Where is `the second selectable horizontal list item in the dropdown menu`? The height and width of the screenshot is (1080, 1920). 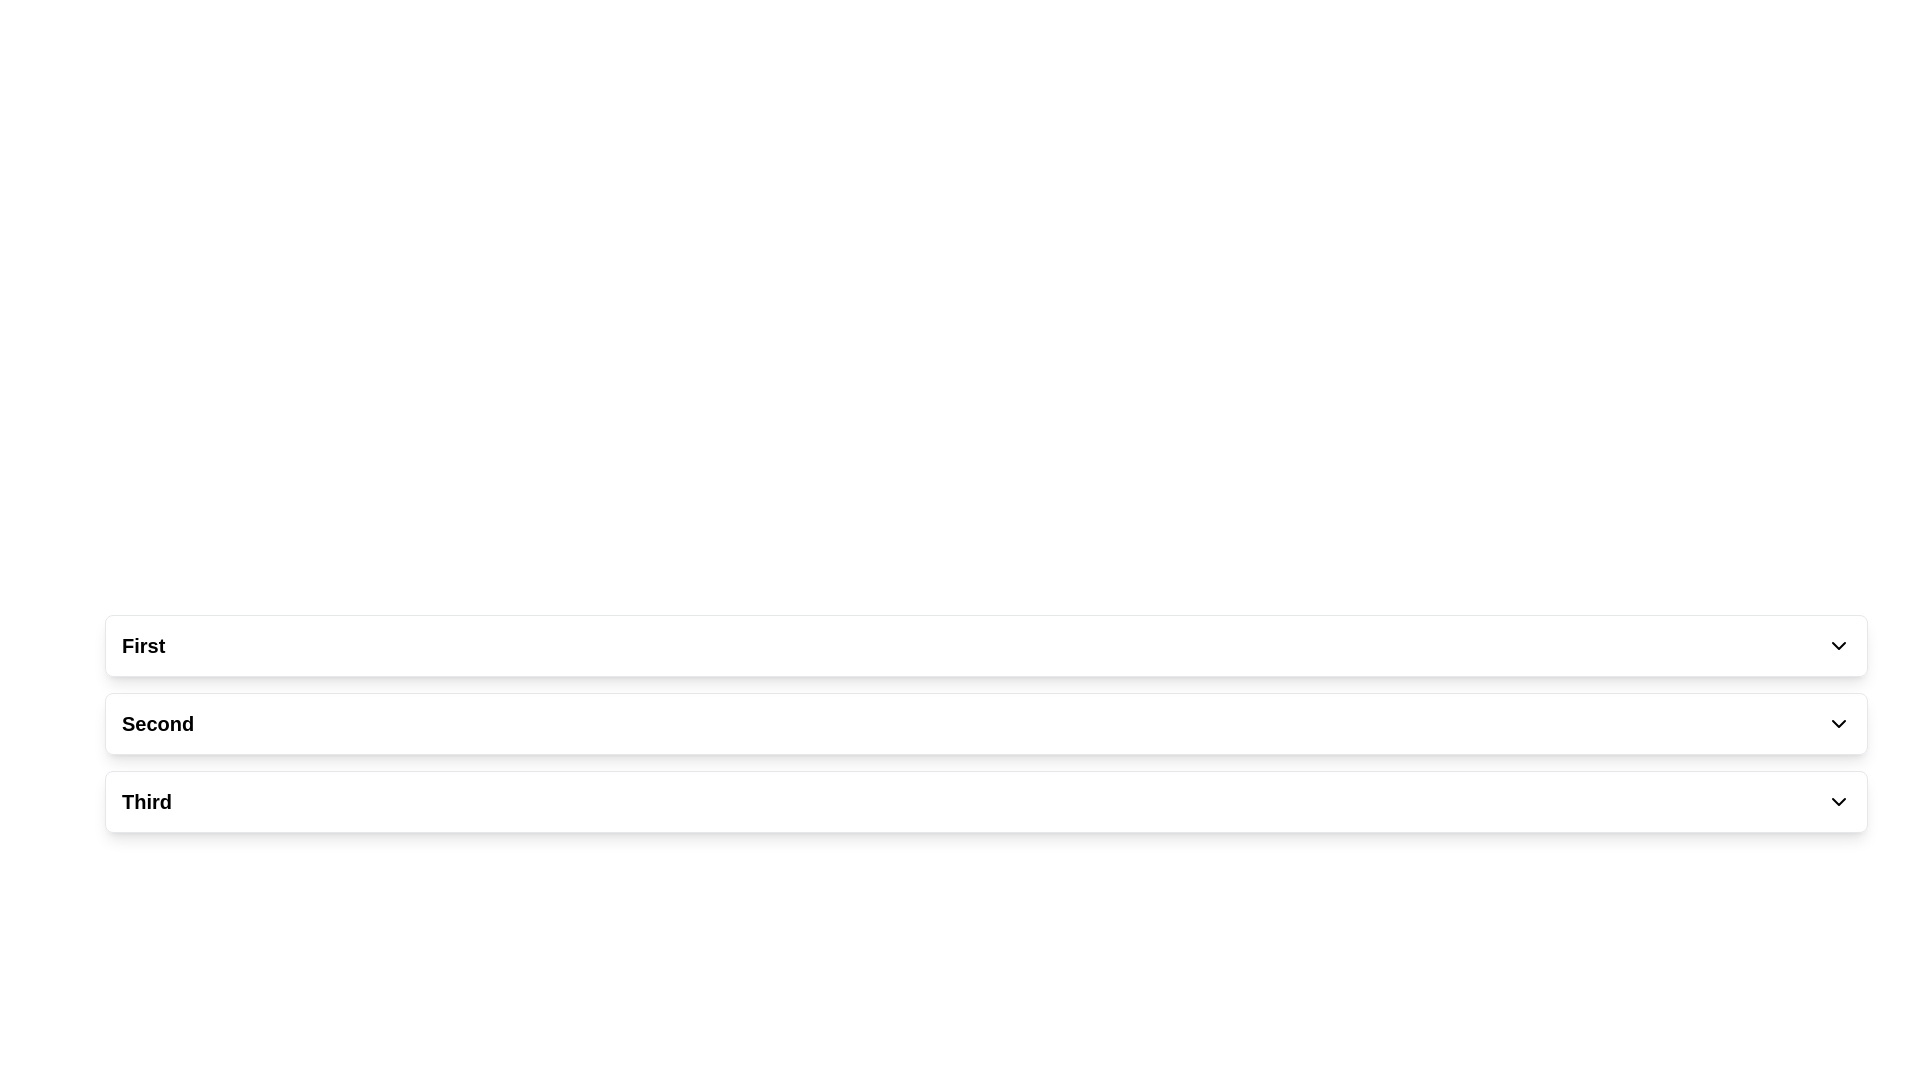
the second selectable horizontal list item in the dropdown menu is located at coordinates (986, 724).